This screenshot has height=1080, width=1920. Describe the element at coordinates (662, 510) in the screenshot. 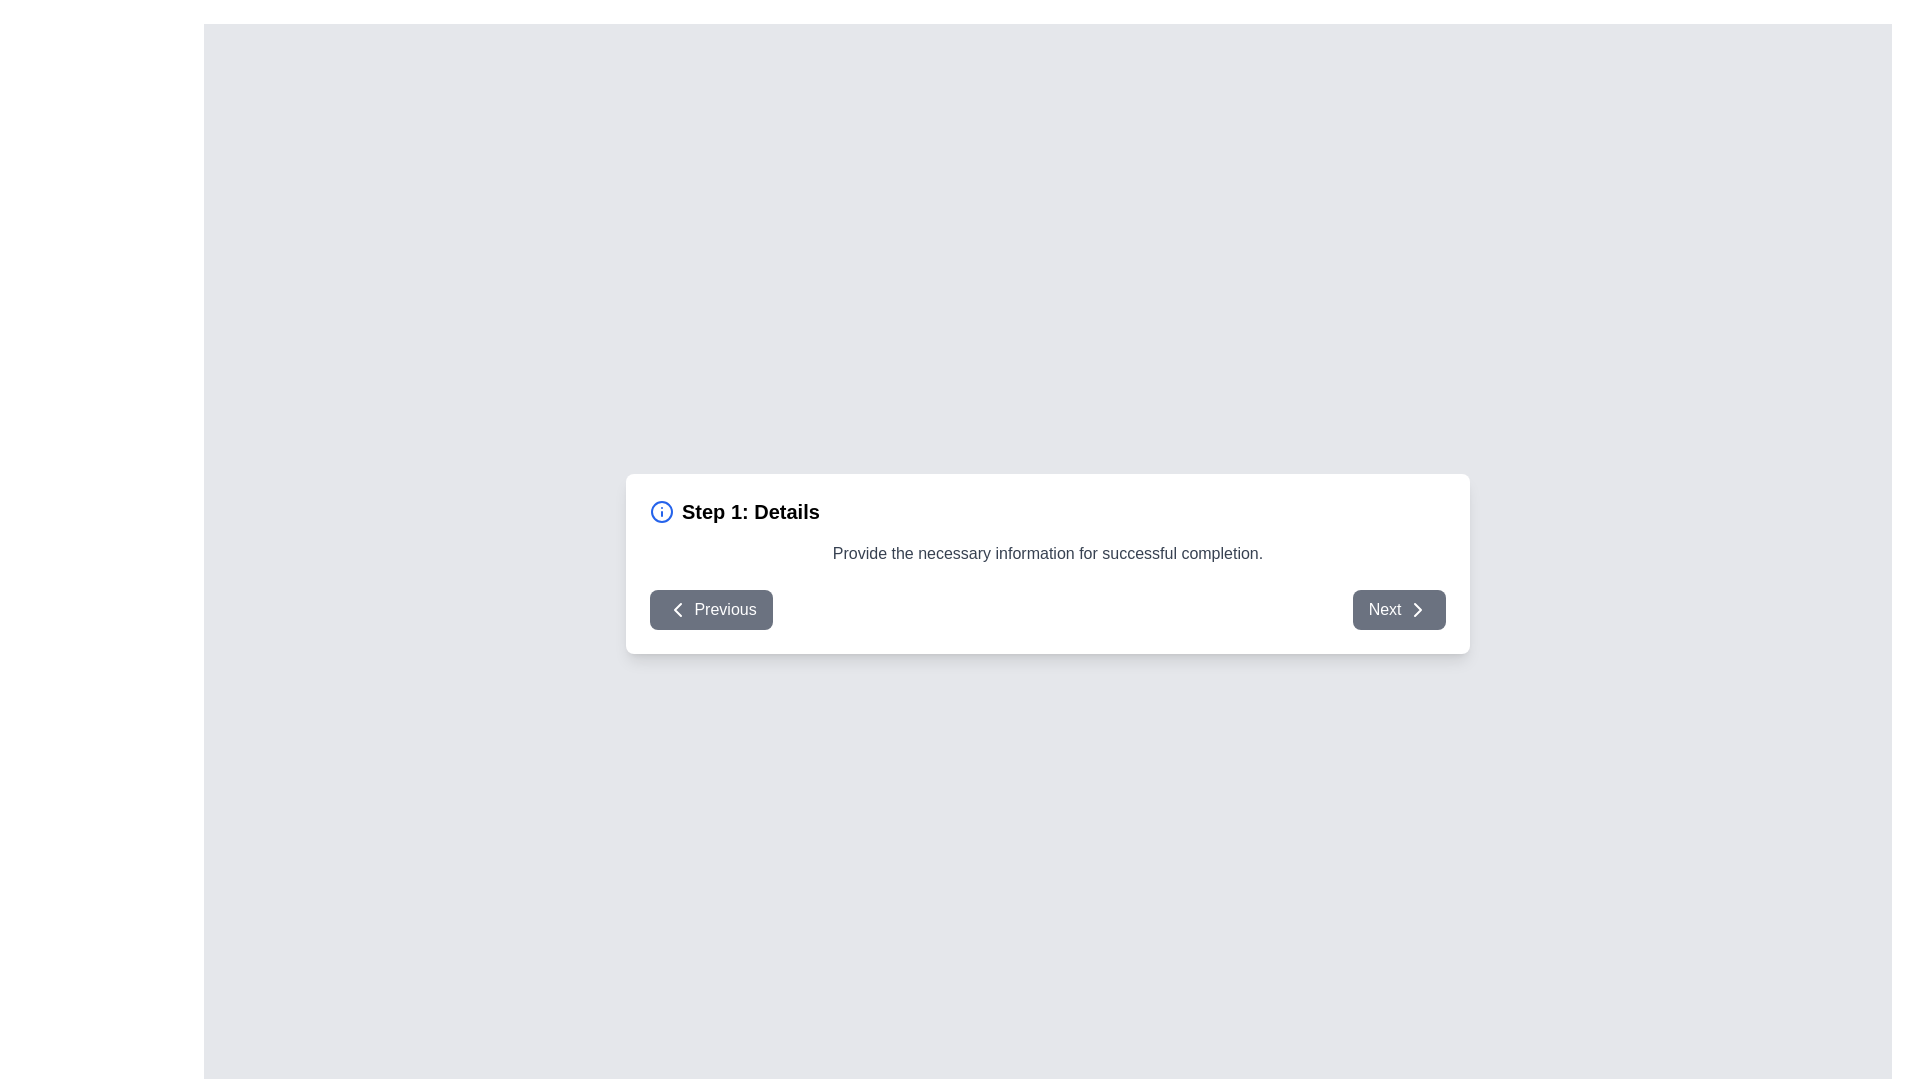

I see `the filled circular shape located centrally within the SVG icon adjacent to the step heading titled 'Step 1: Details'` at that location.